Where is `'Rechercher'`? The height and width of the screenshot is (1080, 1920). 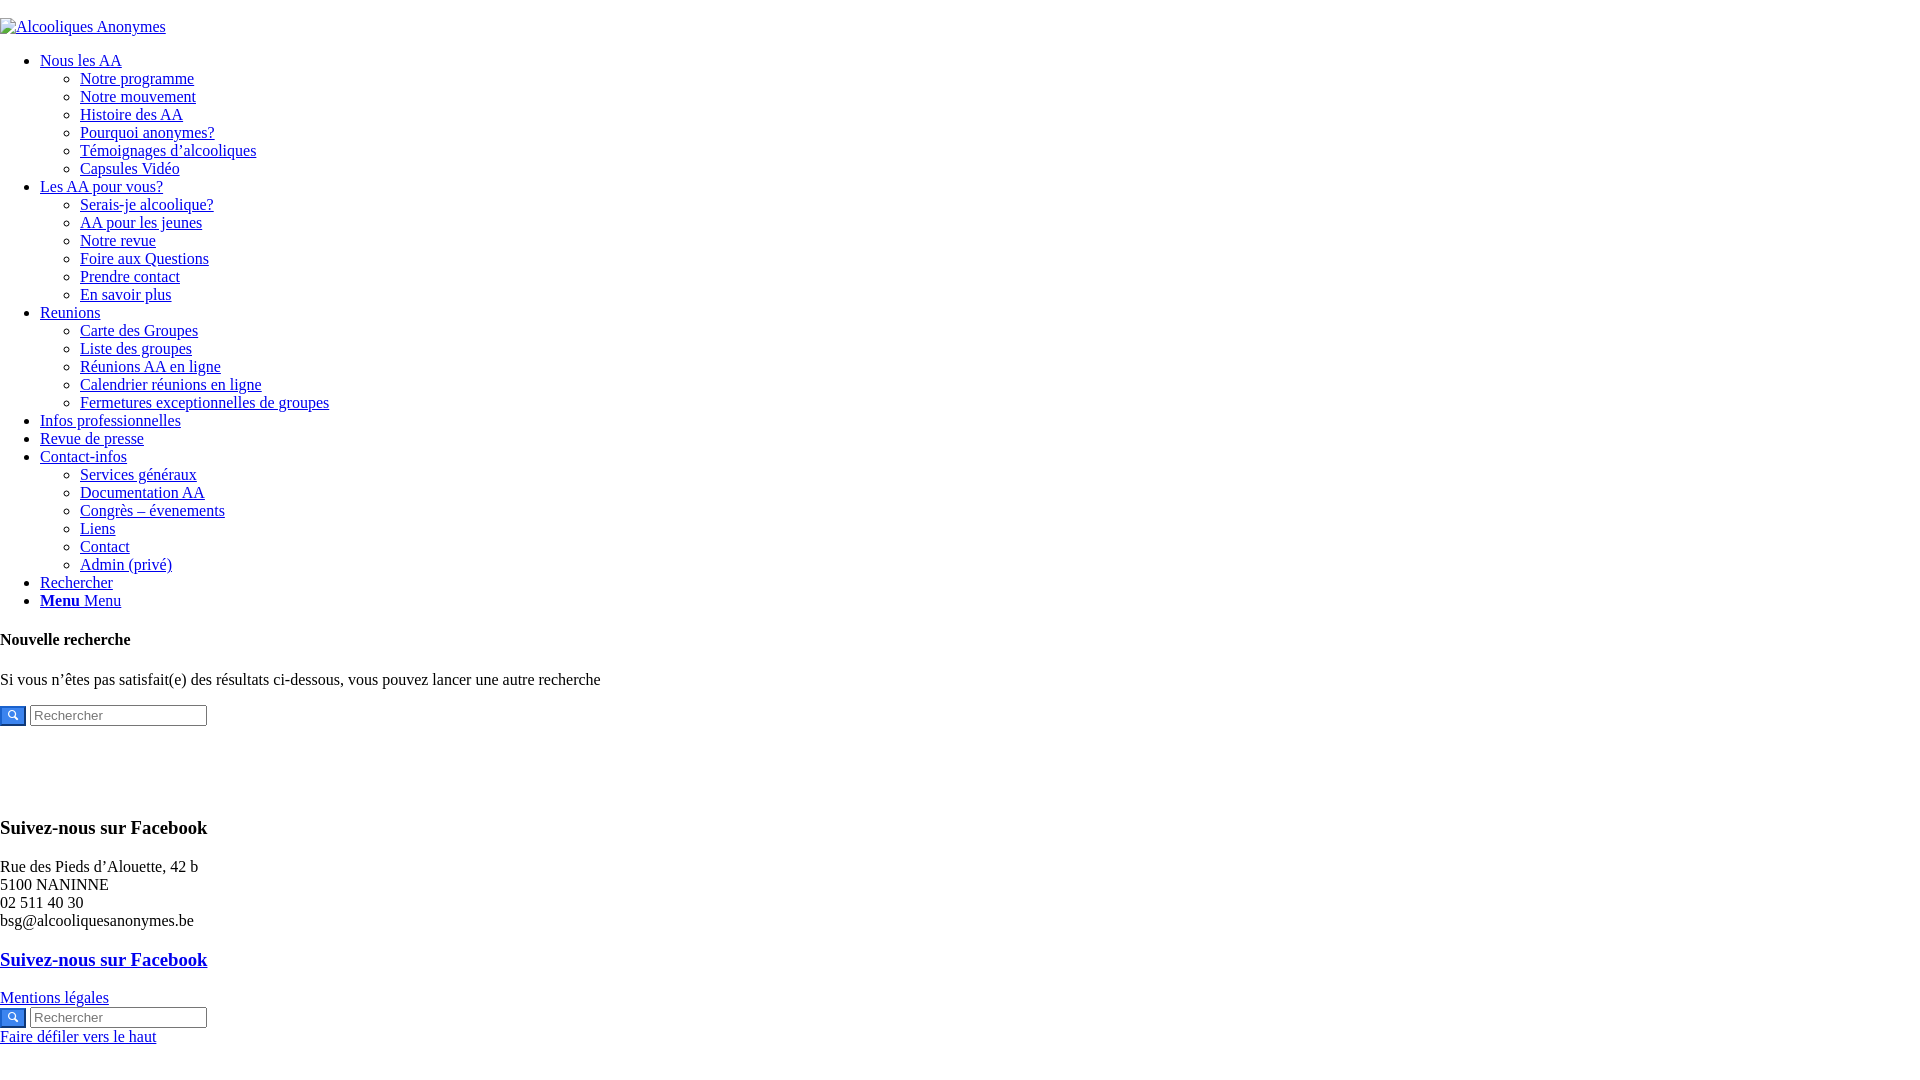
'Rechercher' is located at coordinates (76, 582).